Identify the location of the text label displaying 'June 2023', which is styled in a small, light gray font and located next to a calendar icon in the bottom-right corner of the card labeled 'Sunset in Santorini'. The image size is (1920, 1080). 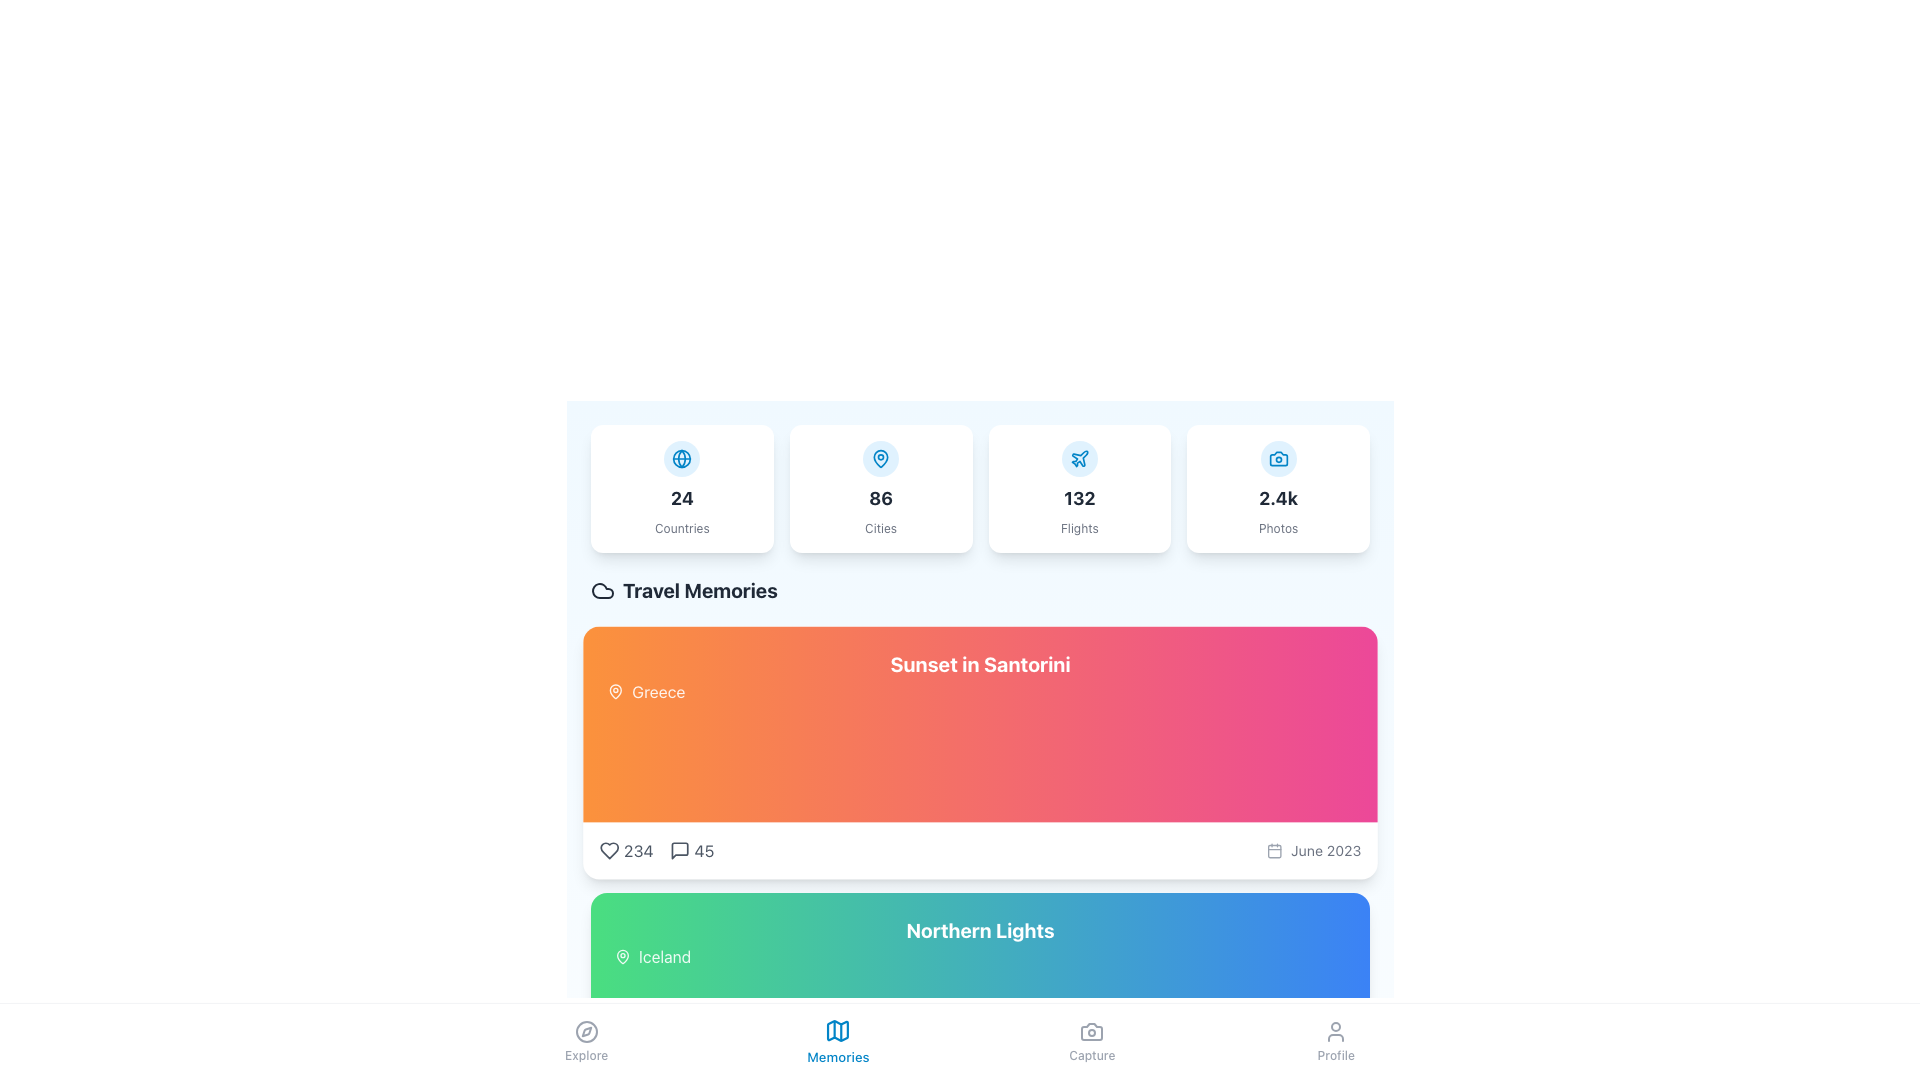
(1326, 850).